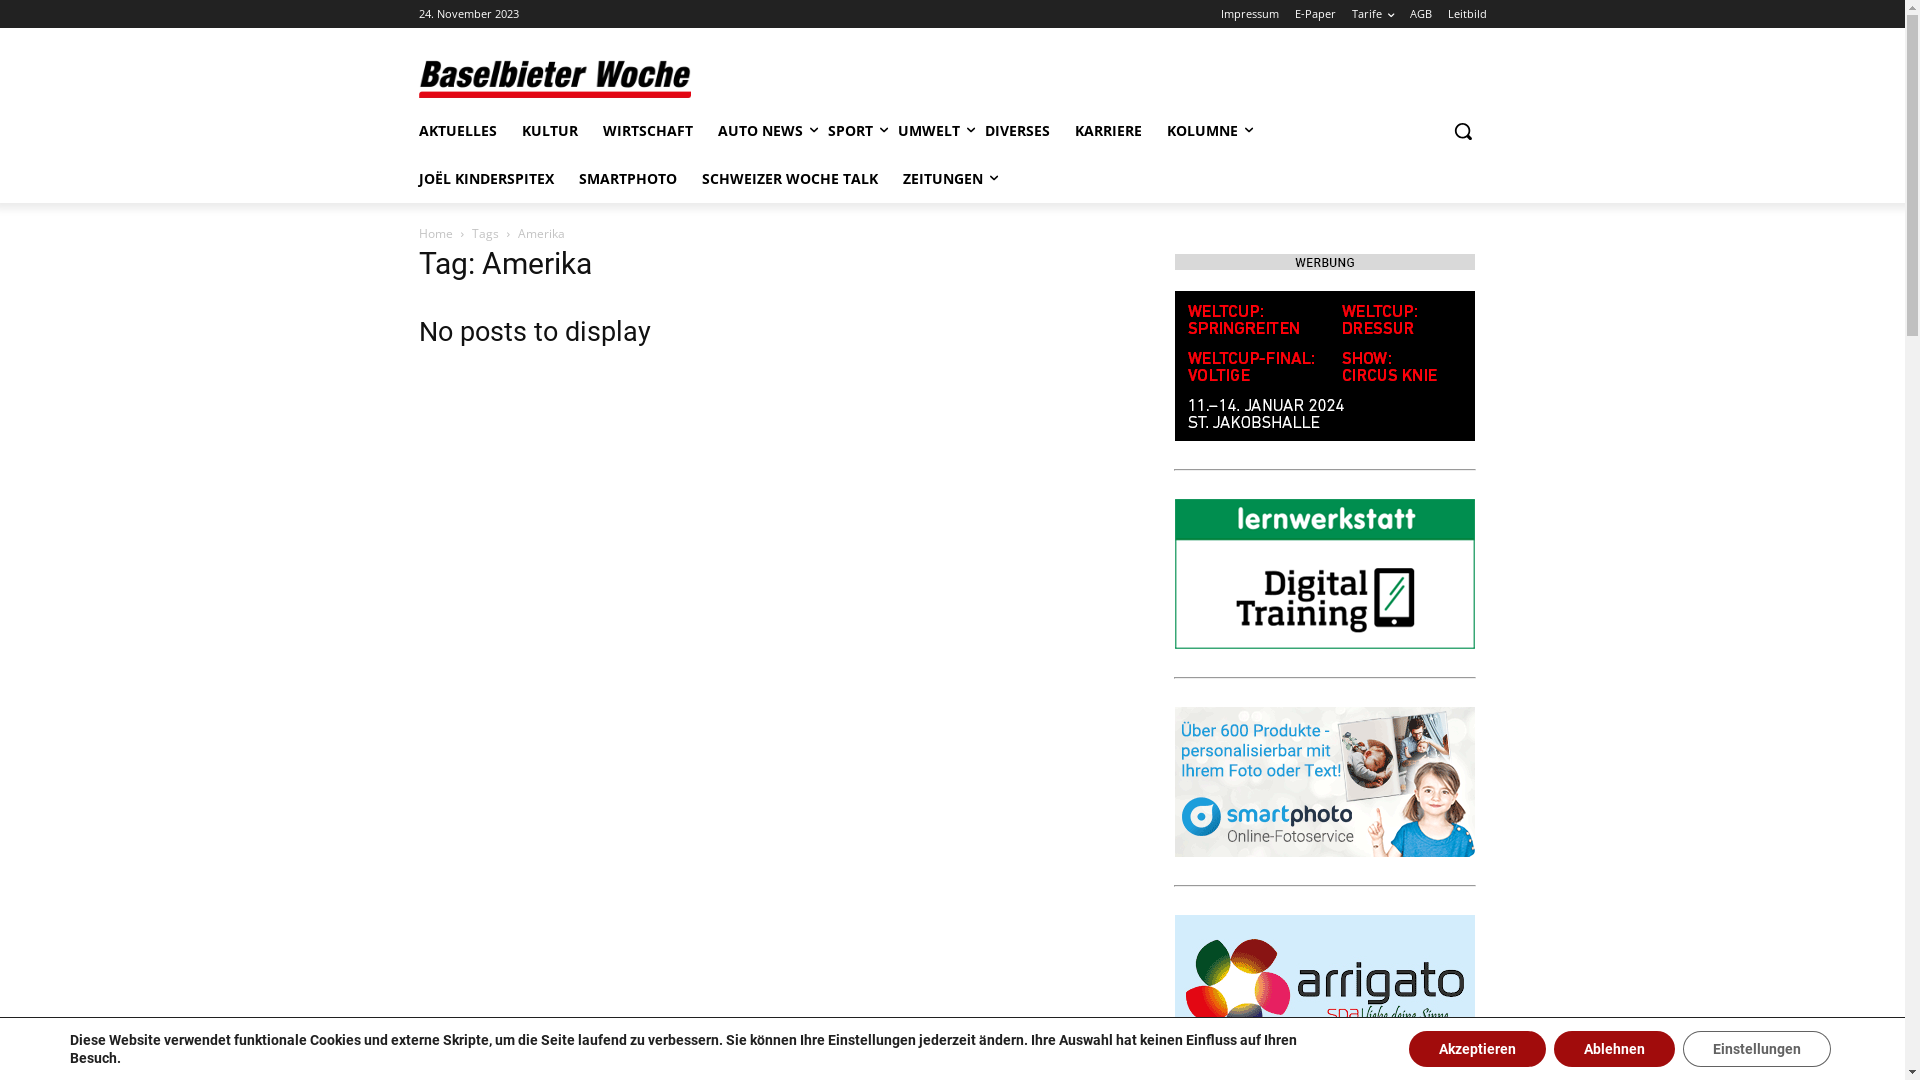 The image size is (1920, 1080). I want to click on 'ZEITUNGEN', so click(940, 177).